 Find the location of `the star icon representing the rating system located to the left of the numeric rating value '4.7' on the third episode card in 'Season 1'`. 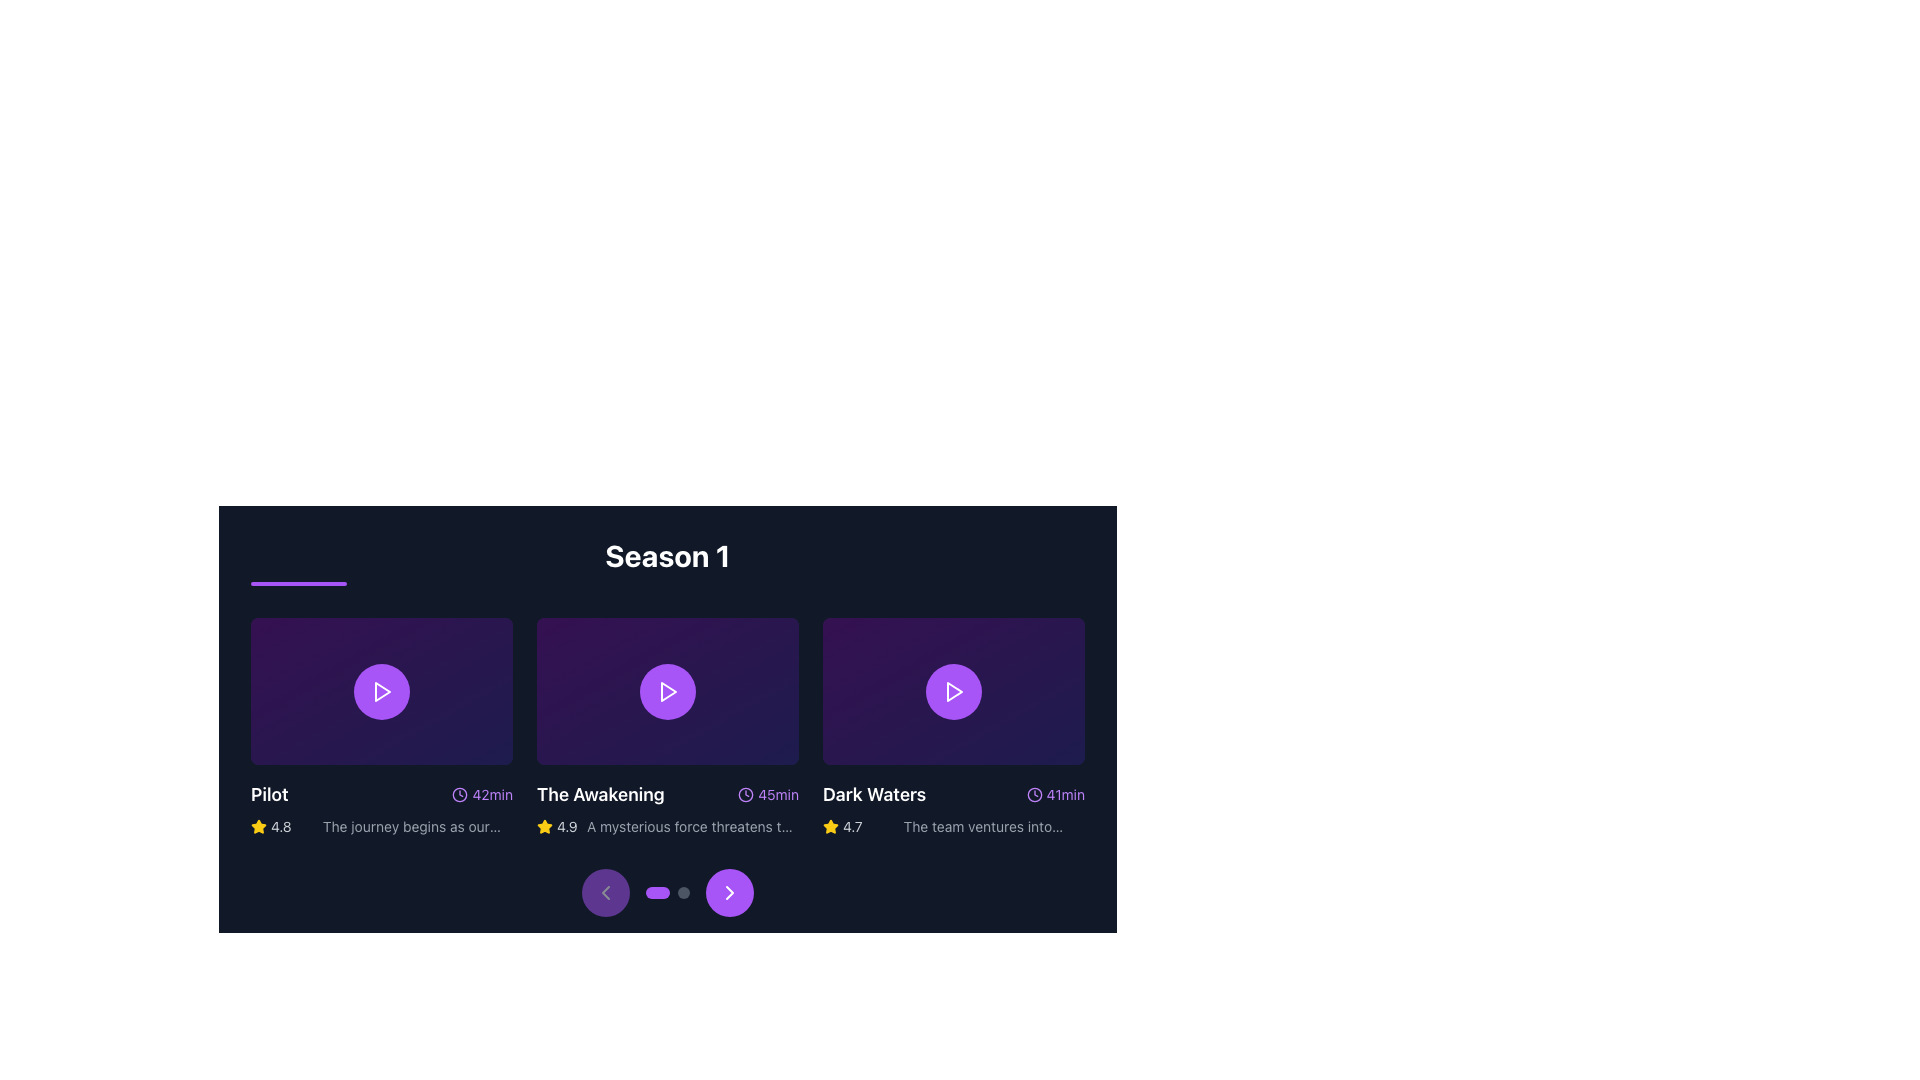

the star icon representing the rating system located to the left of the numeric rating value '4.7' on the third episode card in 'Season 1' is located at coordinates (830, 826).